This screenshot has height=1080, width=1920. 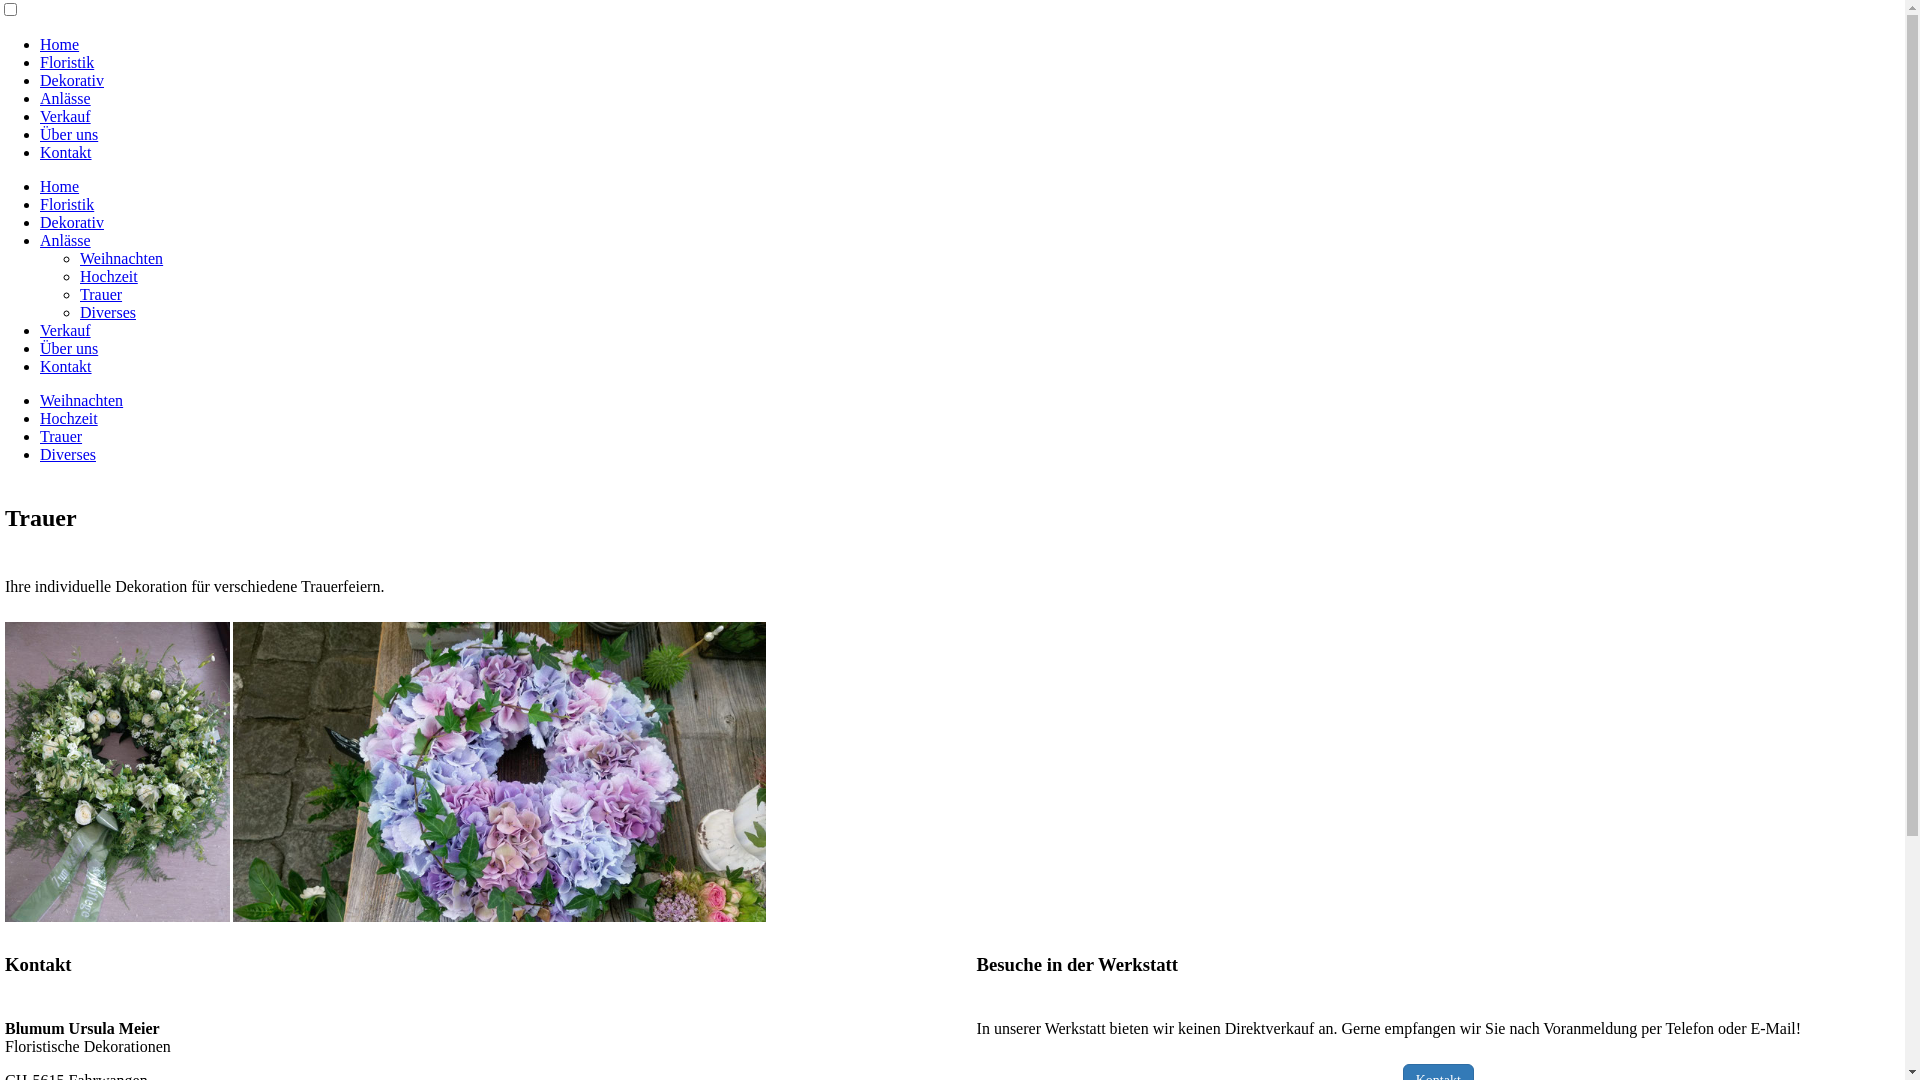 What do you see at coordinates (67, 61) in the screenshot?
I see `'Floristik'` at bounding box center [67, 61].